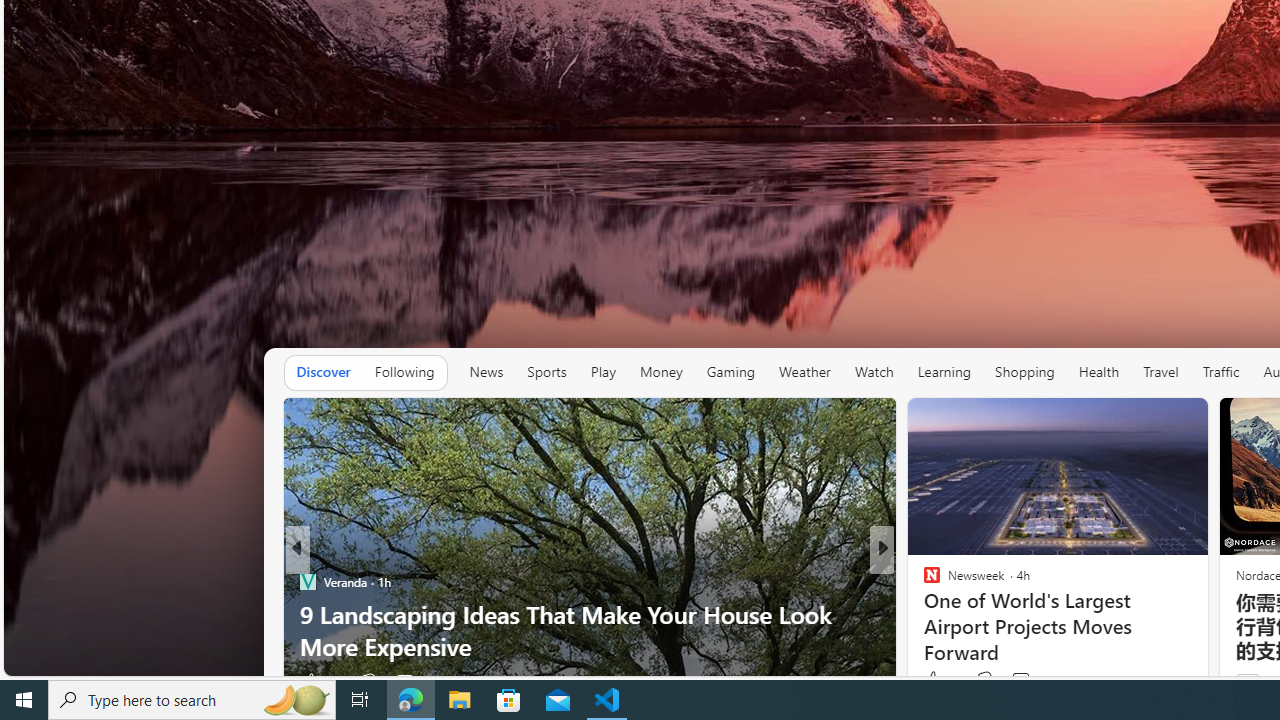 This screenshot has height=720, width=1280. What do you see at coordinates (922, 581) in the screenshot?
I see `'WhatToWatch'` at bounding box center [922, 581].